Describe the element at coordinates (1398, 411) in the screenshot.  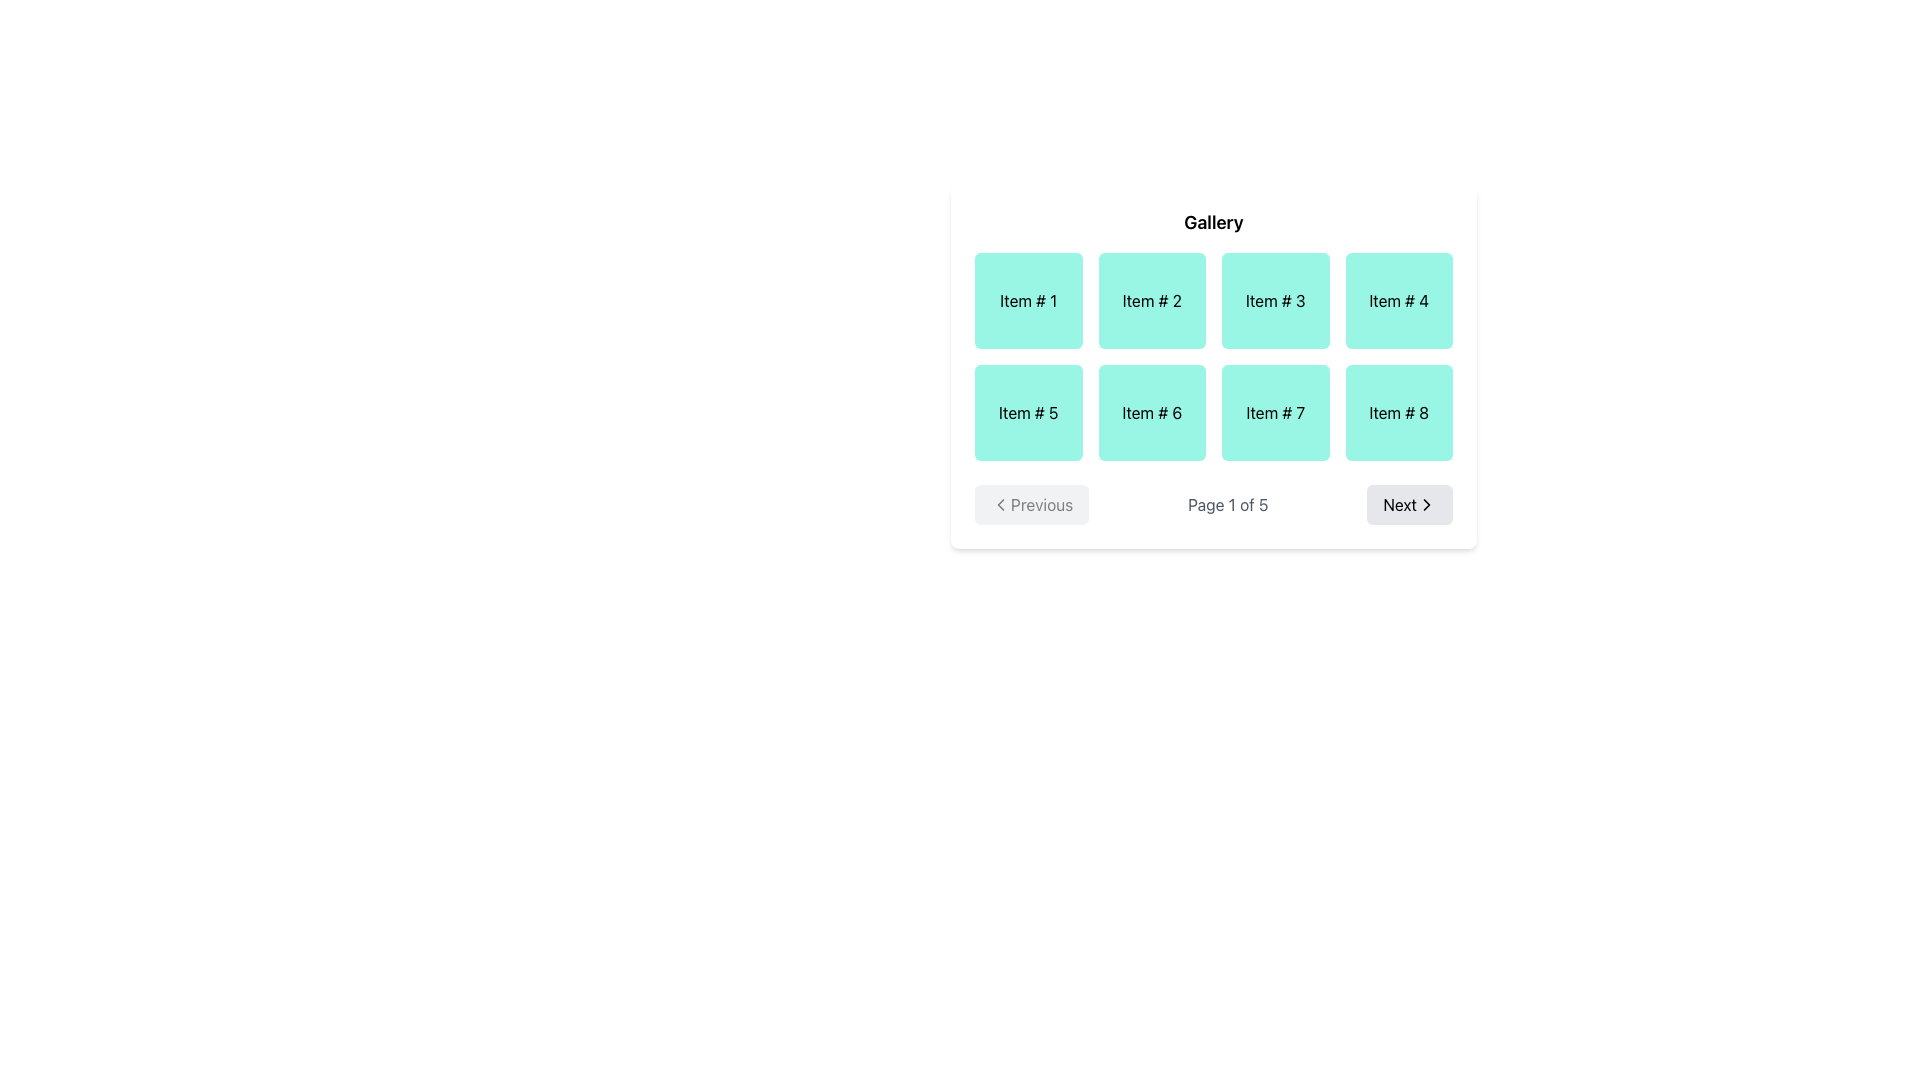
I see `the informational card displaying 'Item # 8' located in the bottom-right corner of a 4-column grid layout` at that location.